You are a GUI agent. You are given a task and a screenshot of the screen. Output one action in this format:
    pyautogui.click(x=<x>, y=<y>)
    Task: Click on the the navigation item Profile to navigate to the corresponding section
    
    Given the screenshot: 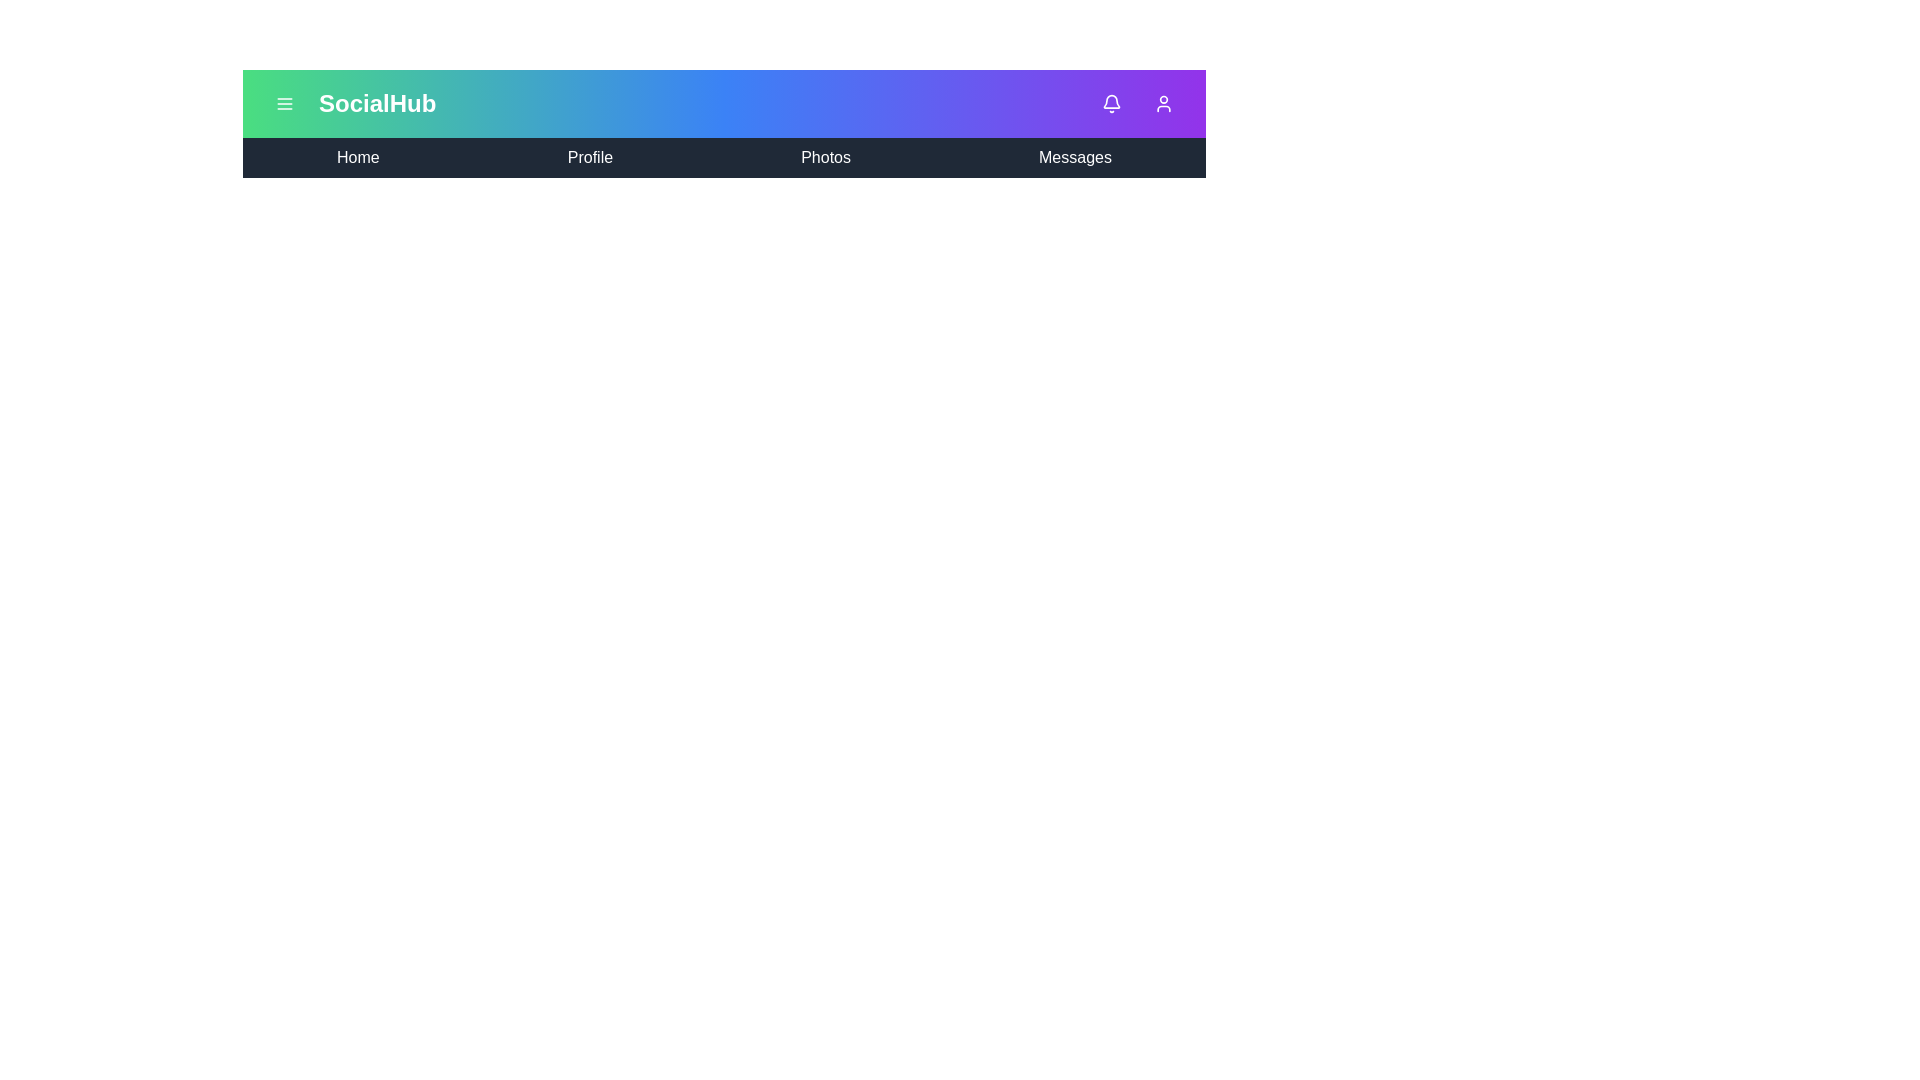 What is the action you would take?
    pyautogui.click(x=589, y=157)
    